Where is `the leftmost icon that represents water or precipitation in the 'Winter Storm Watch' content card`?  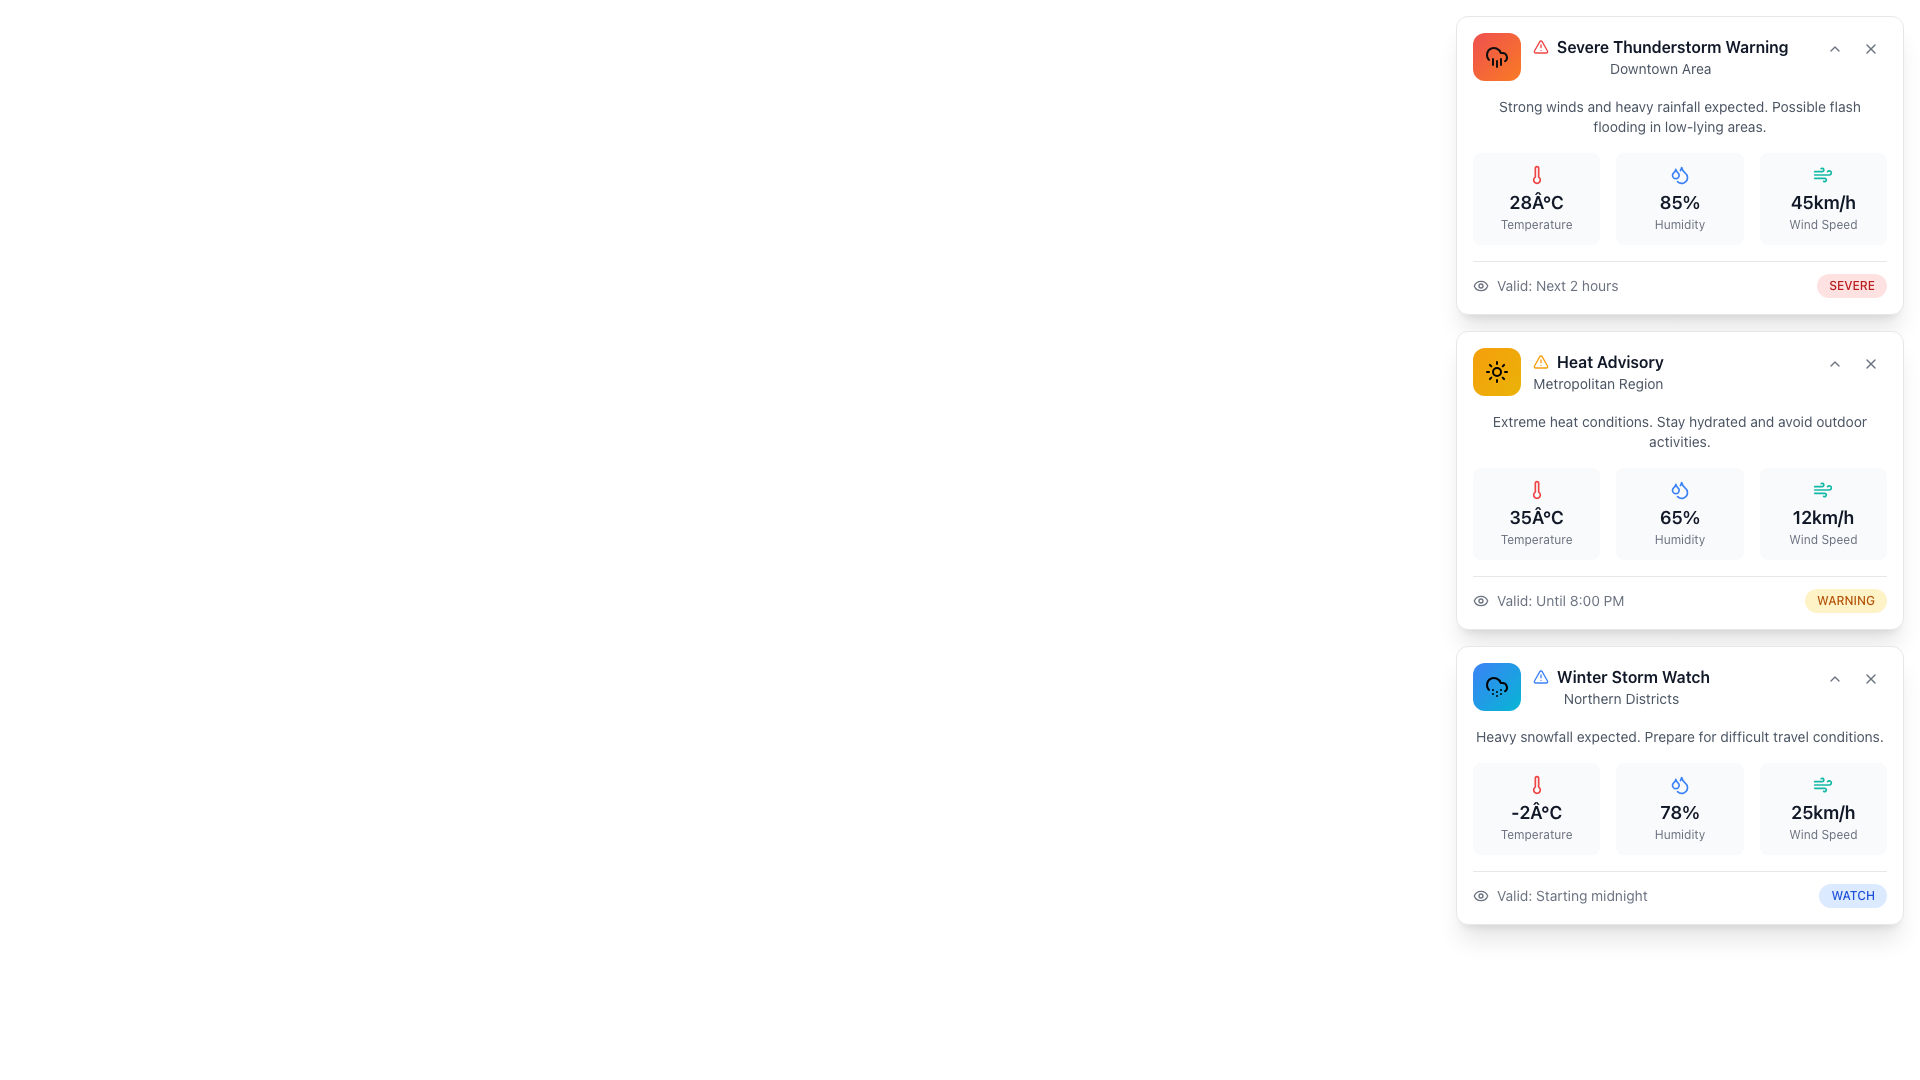 the leftmost icon that represents water or precipitation in the 'Winter Storm Watch' content card is located at coordinates (1675, 782).